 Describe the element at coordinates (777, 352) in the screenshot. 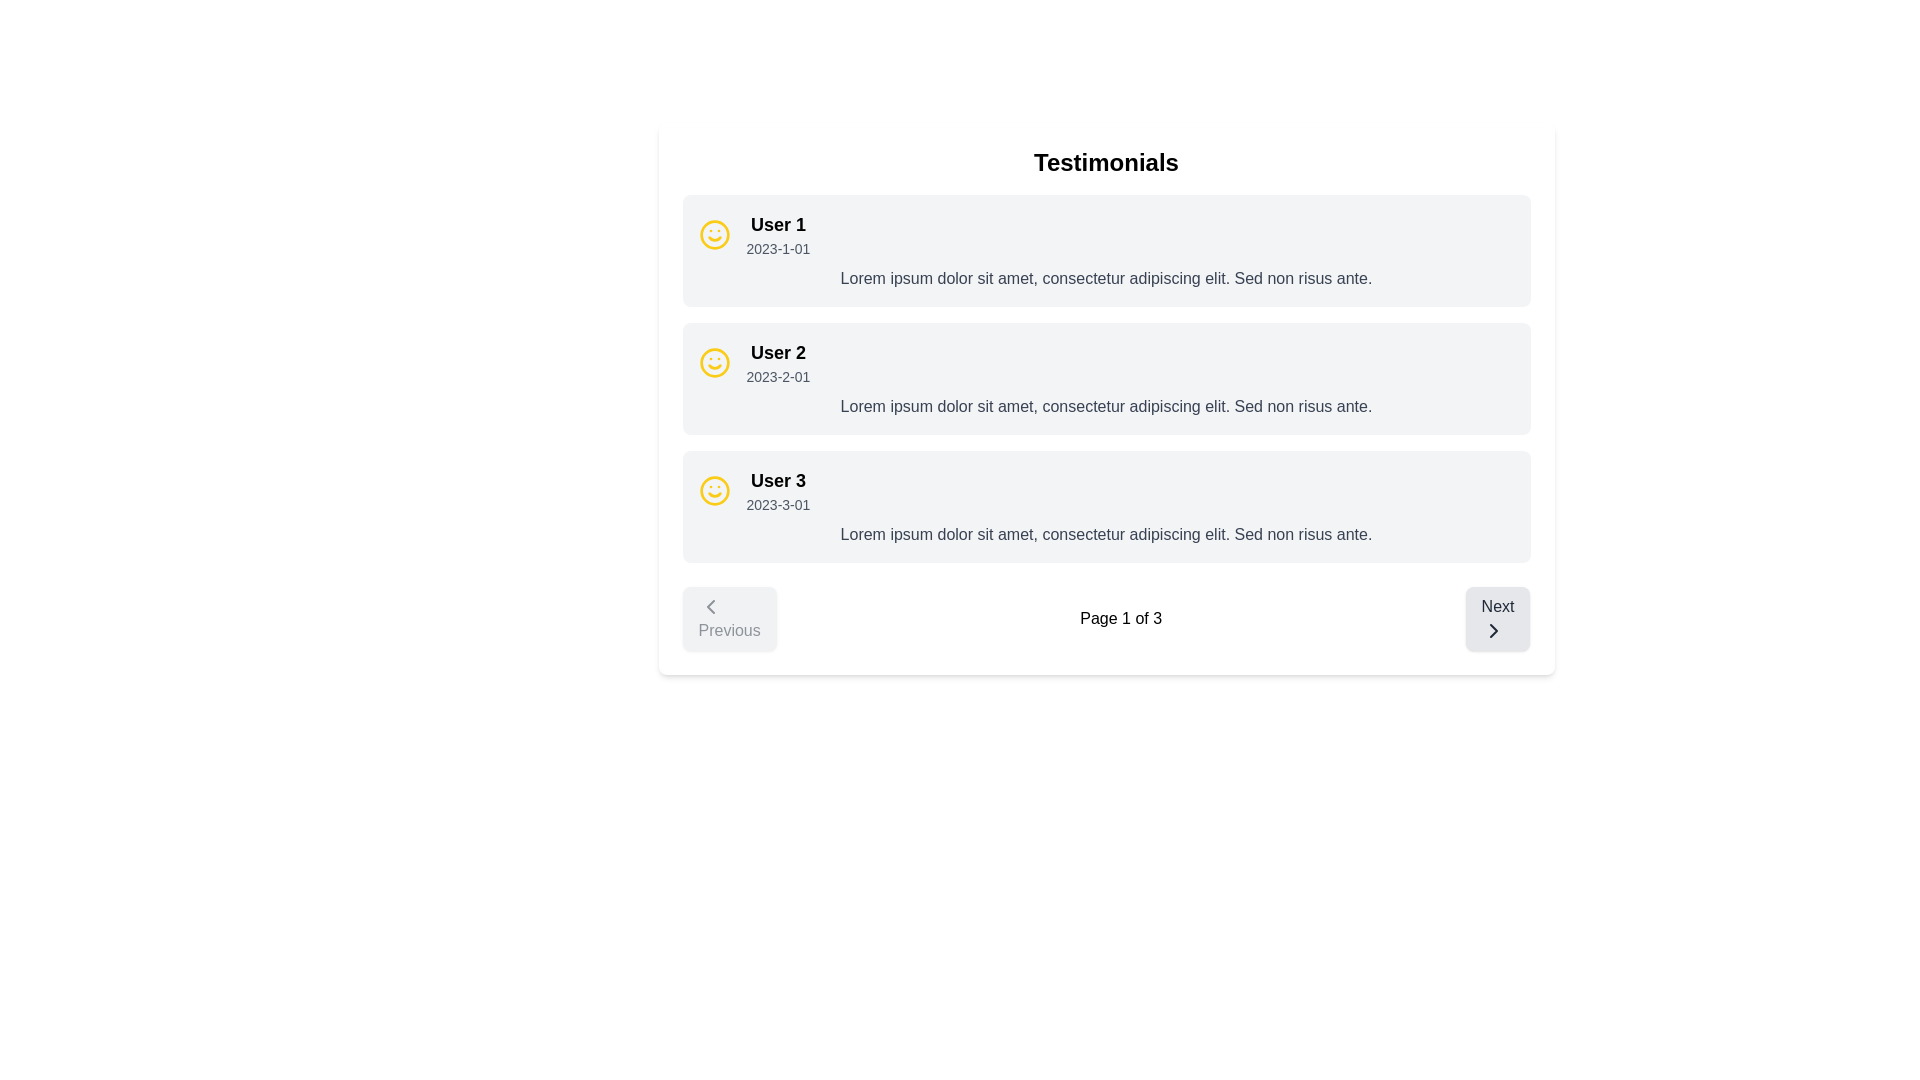

I see `the bolded text label 'User 2' that identifies a user in the Testimonials section, located in the second row, next to a smiley icon and above the date '2023-2-01'` at that location.